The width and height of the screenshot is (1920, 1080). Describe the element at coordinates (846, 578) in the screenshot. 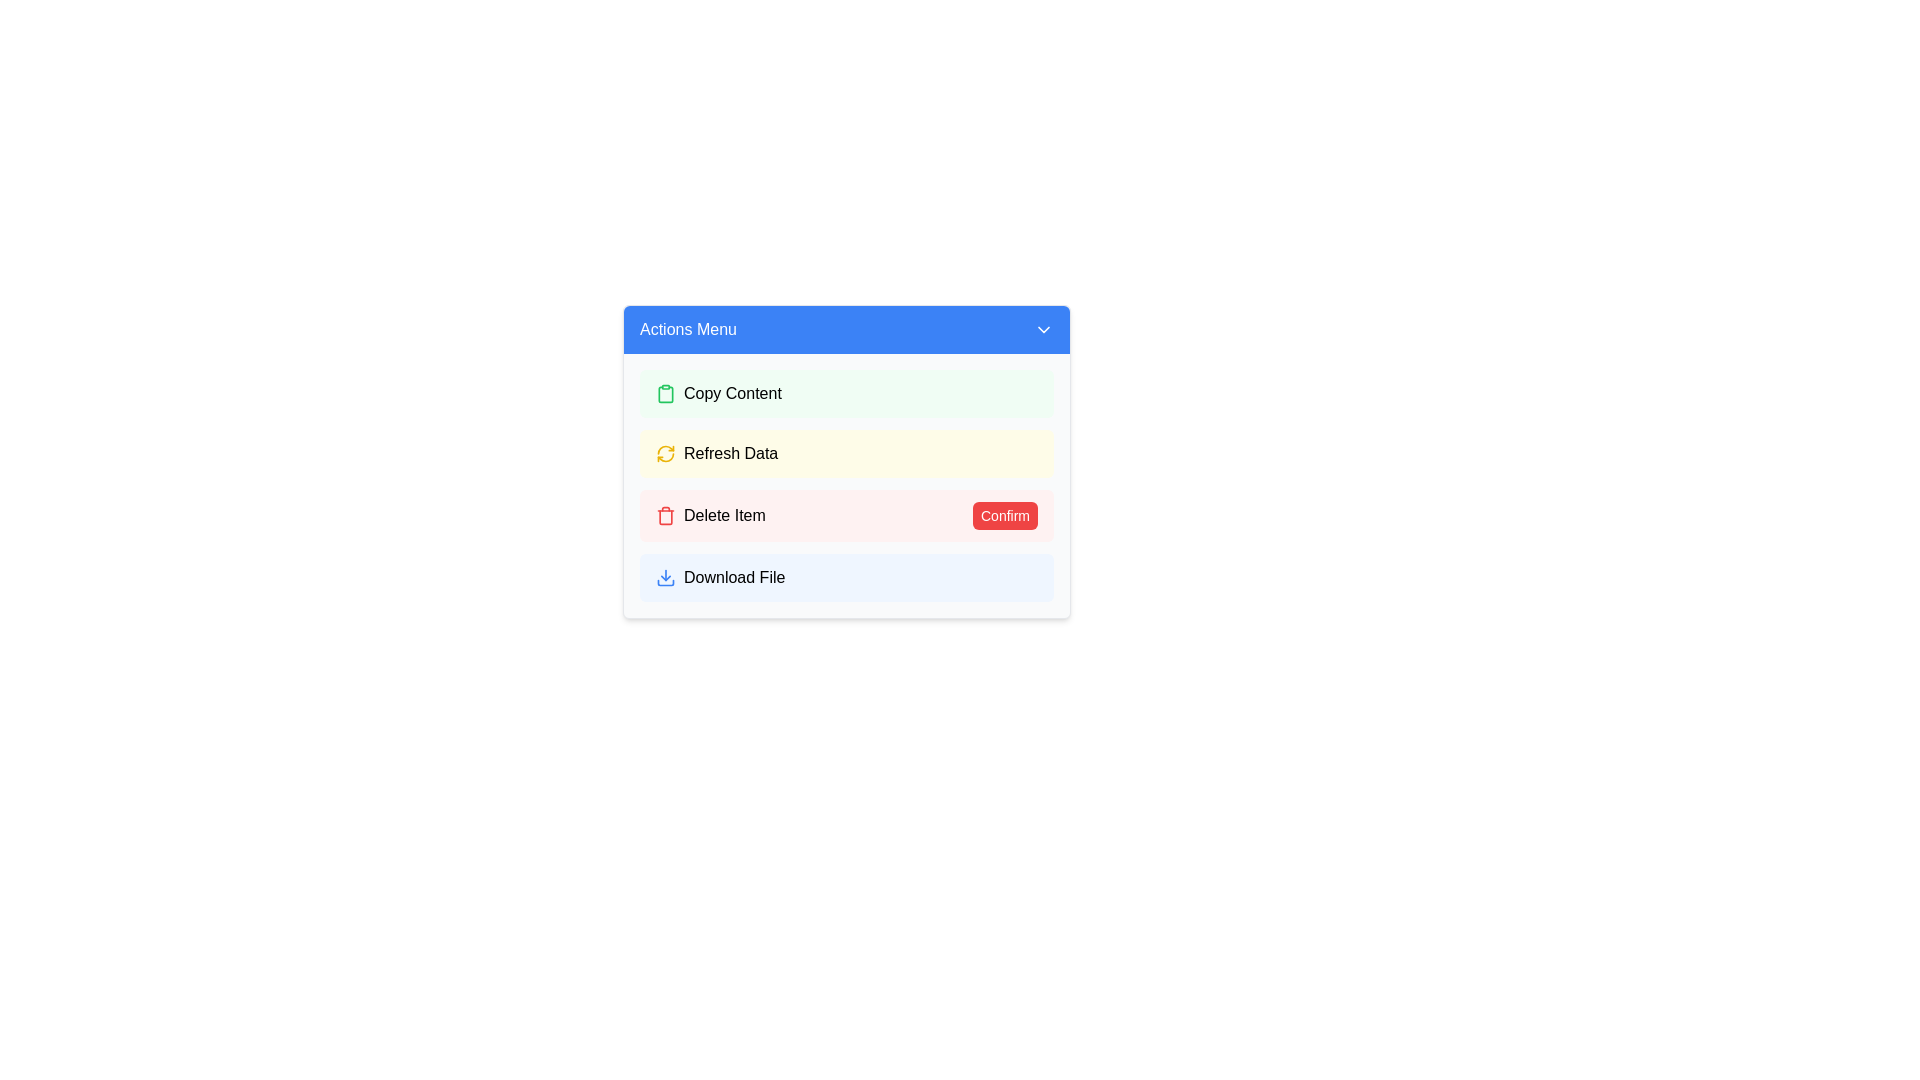

I see `the fourth button in the 'Actions Menu' to initiate the download process` at that location.